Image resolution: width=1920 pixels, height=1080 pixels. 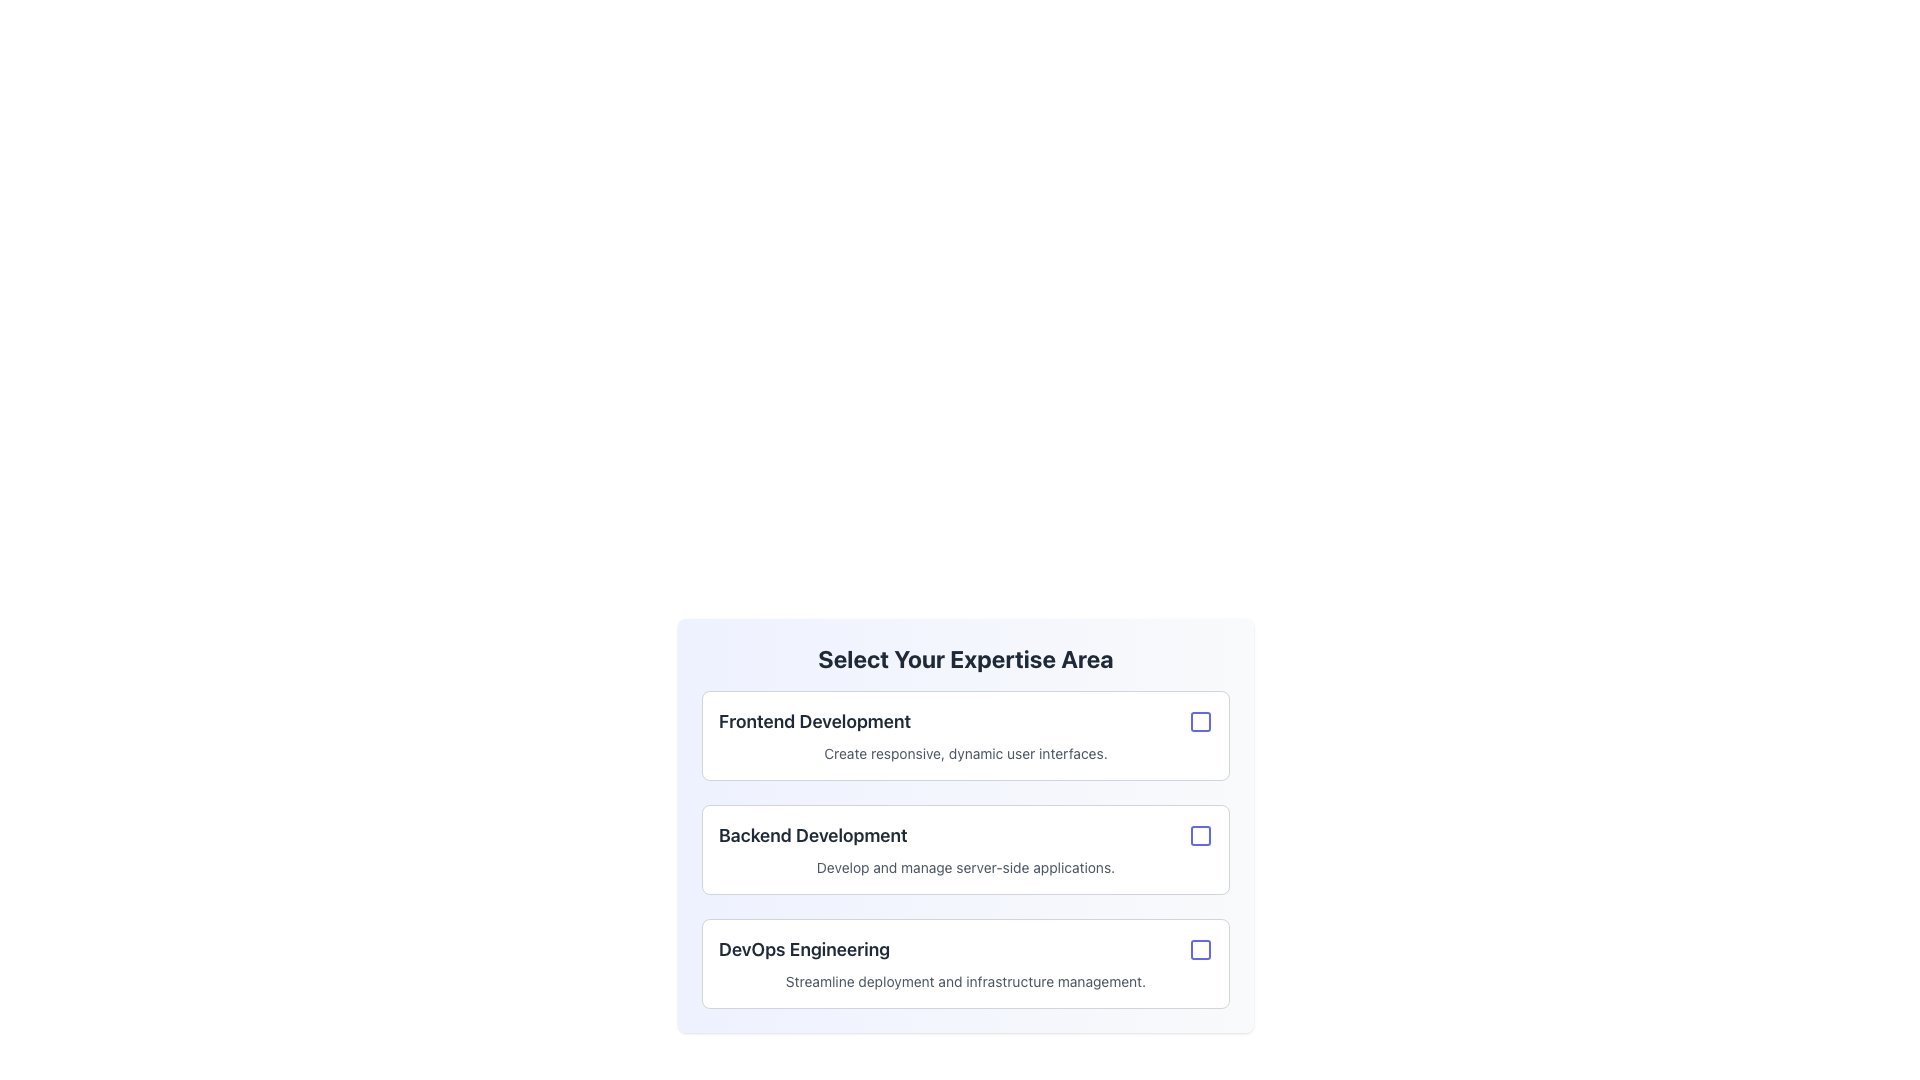 What do you see at coordinates (965, 659) in the screenshot?
I see `the main heading text element that provides context for selecting an area of expertise, located centrally at the top of the card` at bounding box center [965, 659].